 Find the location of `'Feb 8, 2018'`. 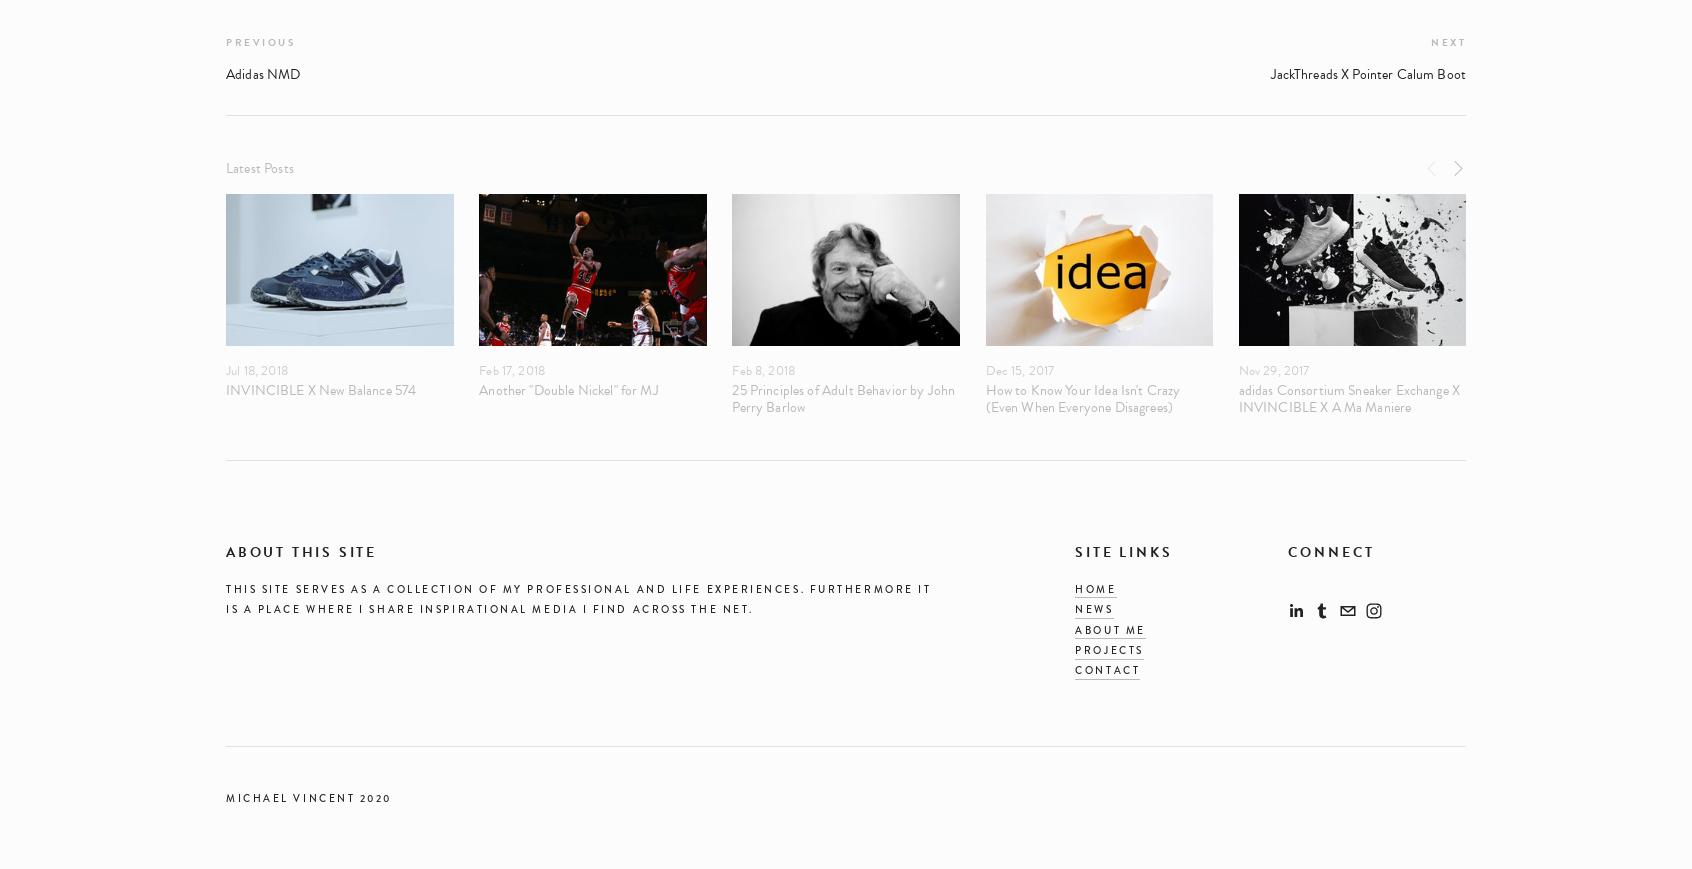

'Feb 8, 2018' is located at coordinates (762, 369).